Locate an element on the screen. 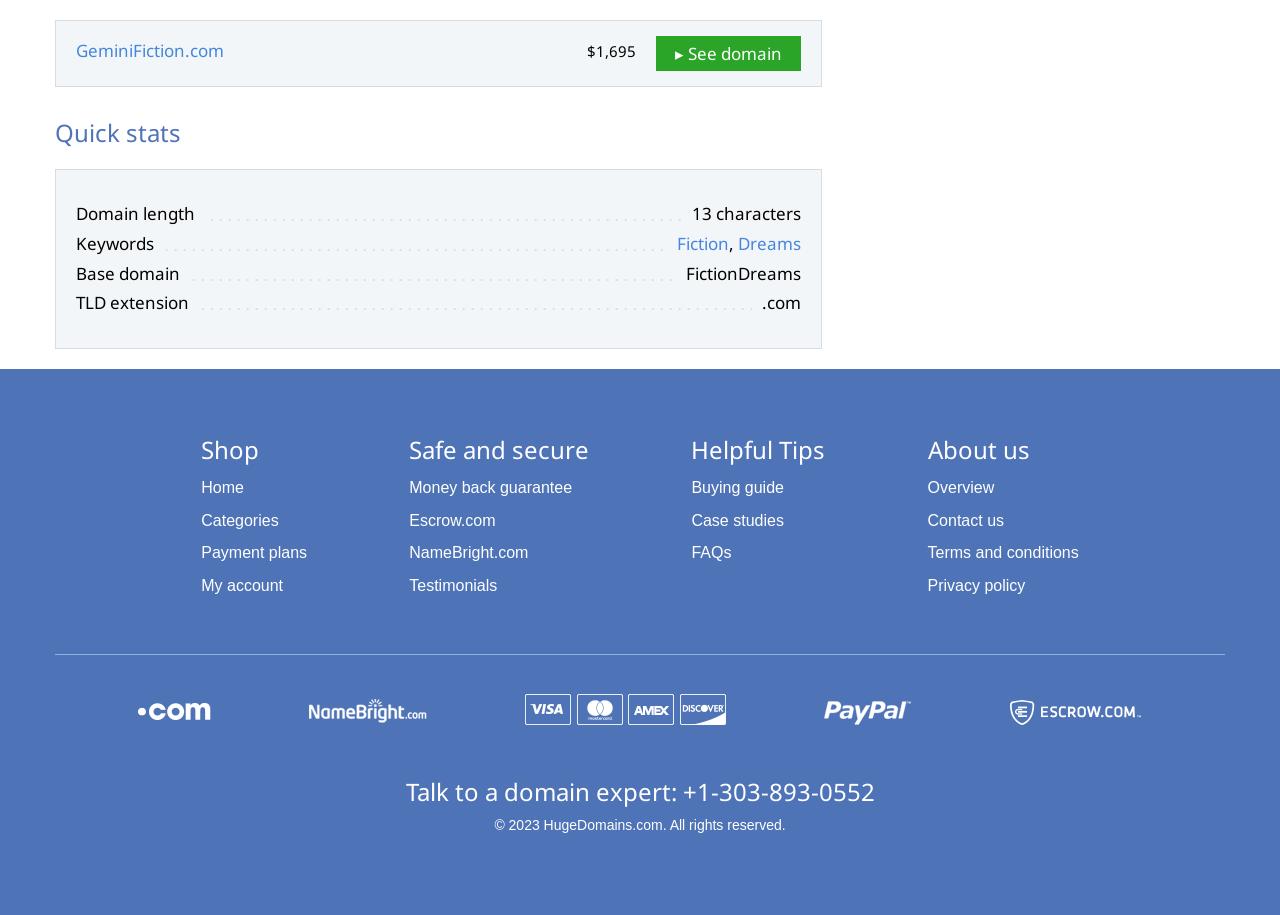 The height and width of the screenshot is (915, 1280). 'Fiction' is located at coordinates (702, 242).